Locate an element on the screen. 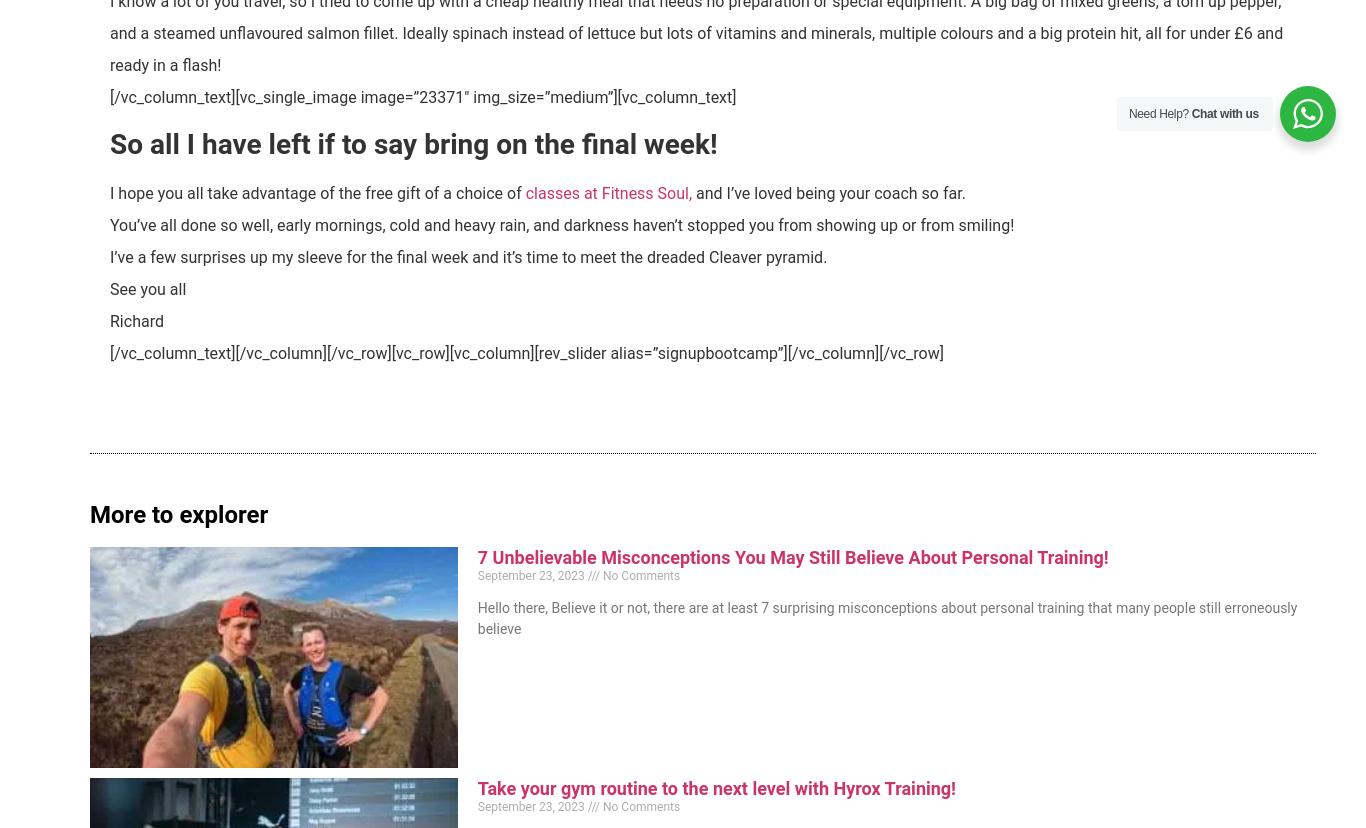  '7 Unbelievable Misconceptions You May Still Believe About Personal Training!' is located at coordinates (792, 557).